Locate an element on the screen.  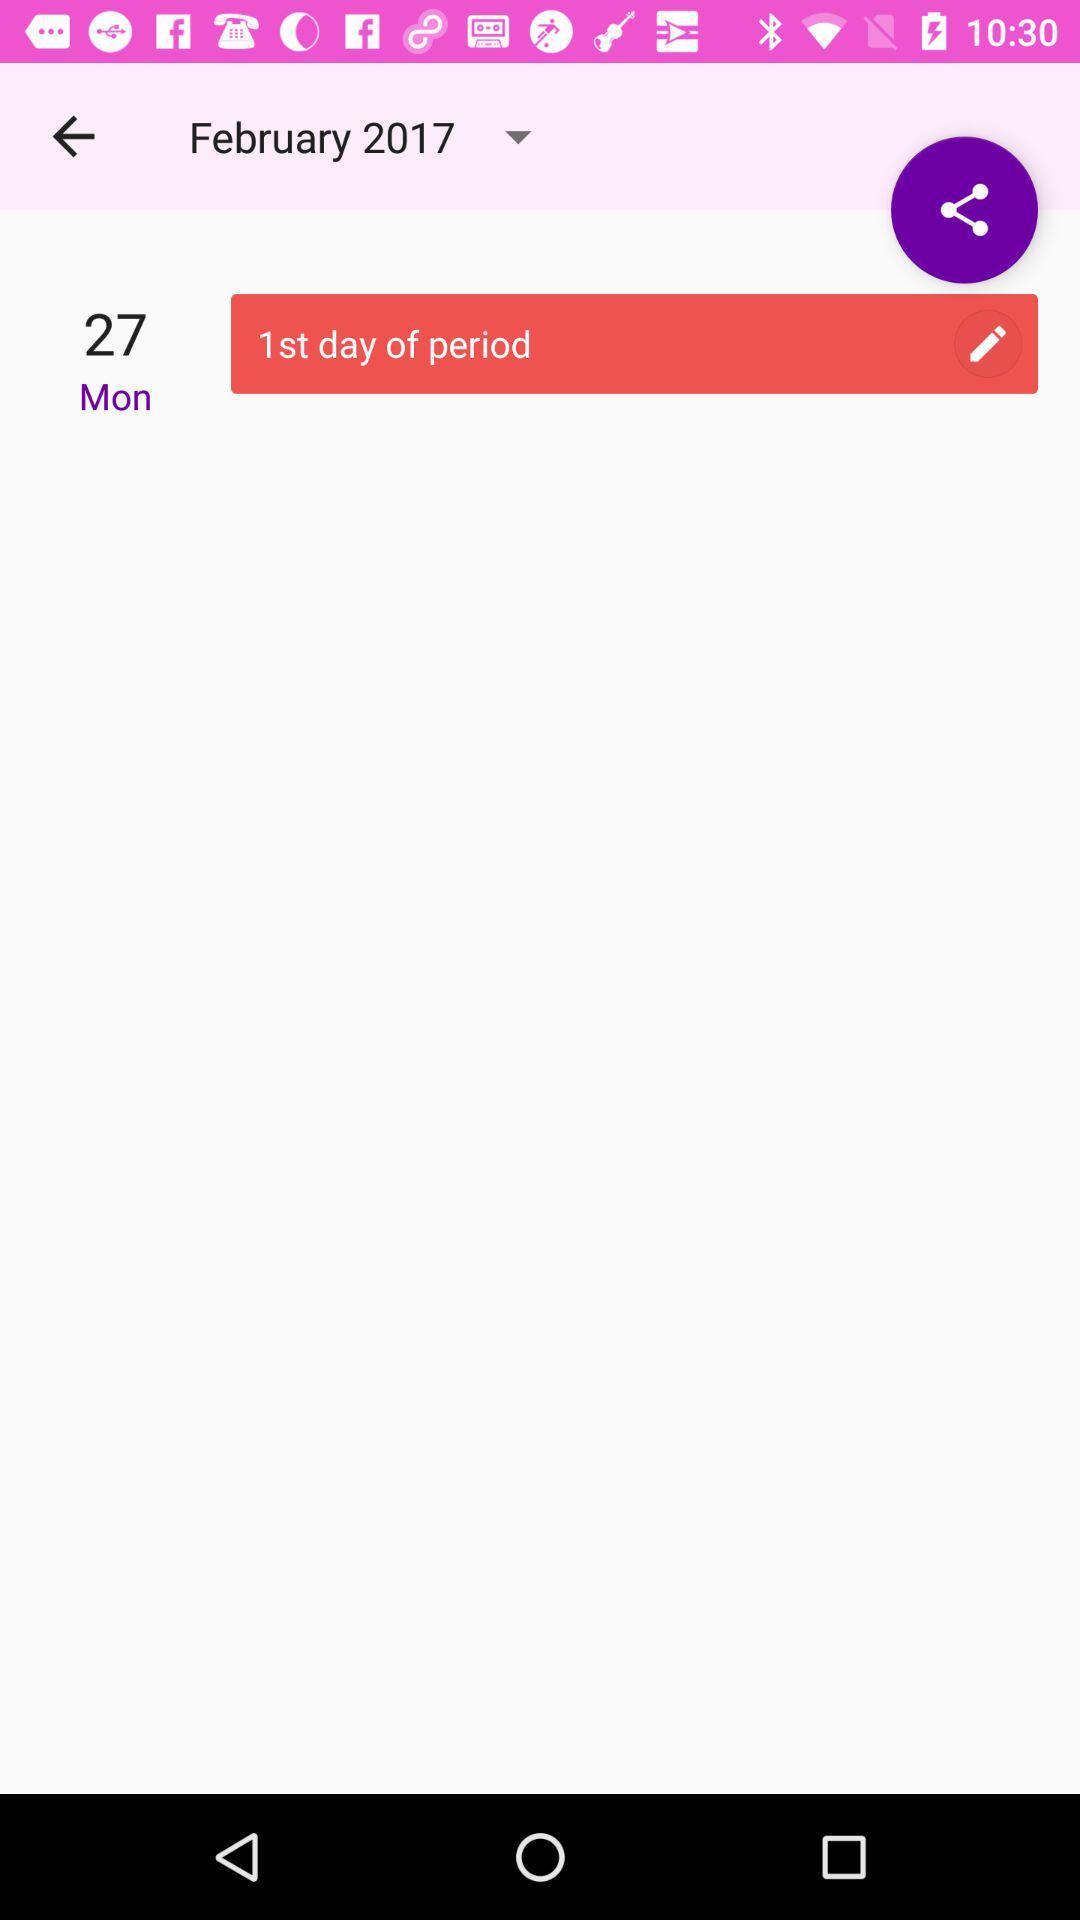
the share icon is located at coordinates (963, 210).